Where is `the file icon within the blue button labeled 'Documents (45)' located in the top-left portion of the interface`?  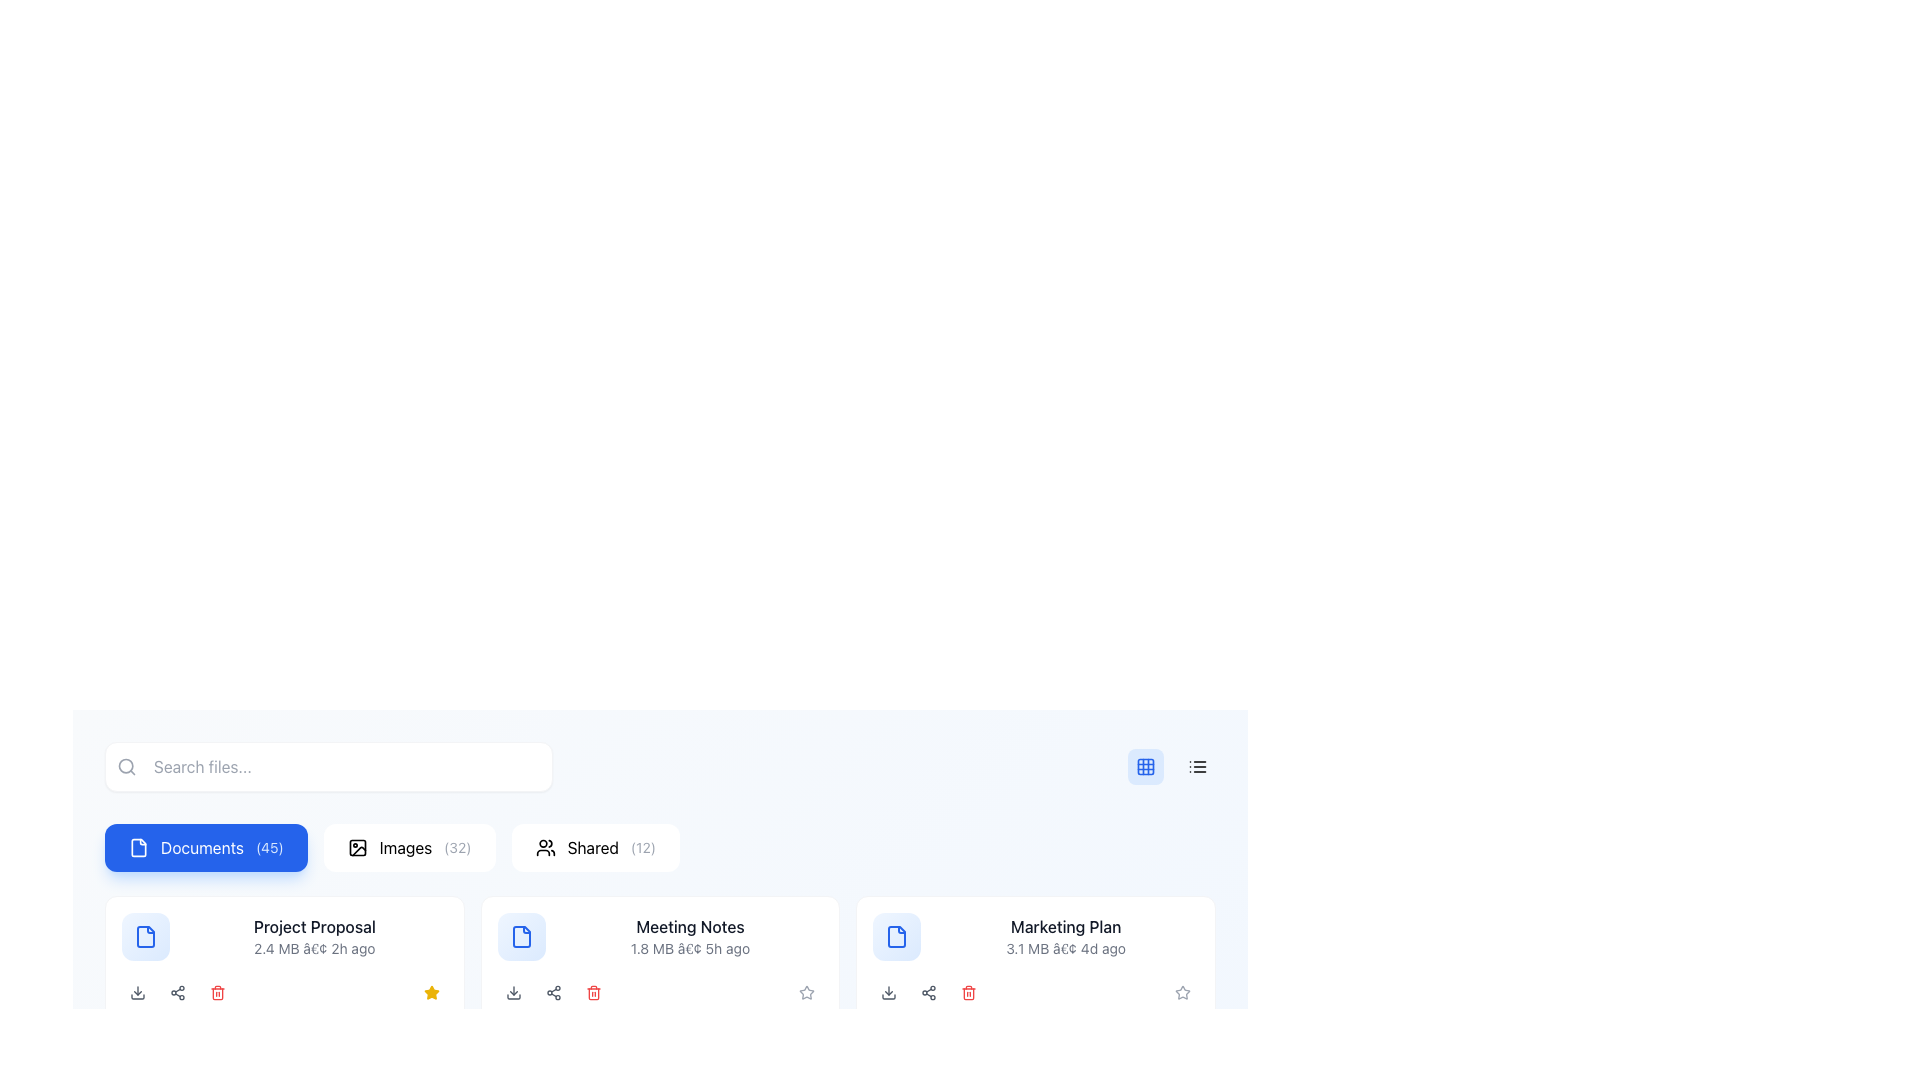 the file icon within the blue button labeled 'Documents (45)' located in the top-left portion of the interface is located at coordinates (138, 848).